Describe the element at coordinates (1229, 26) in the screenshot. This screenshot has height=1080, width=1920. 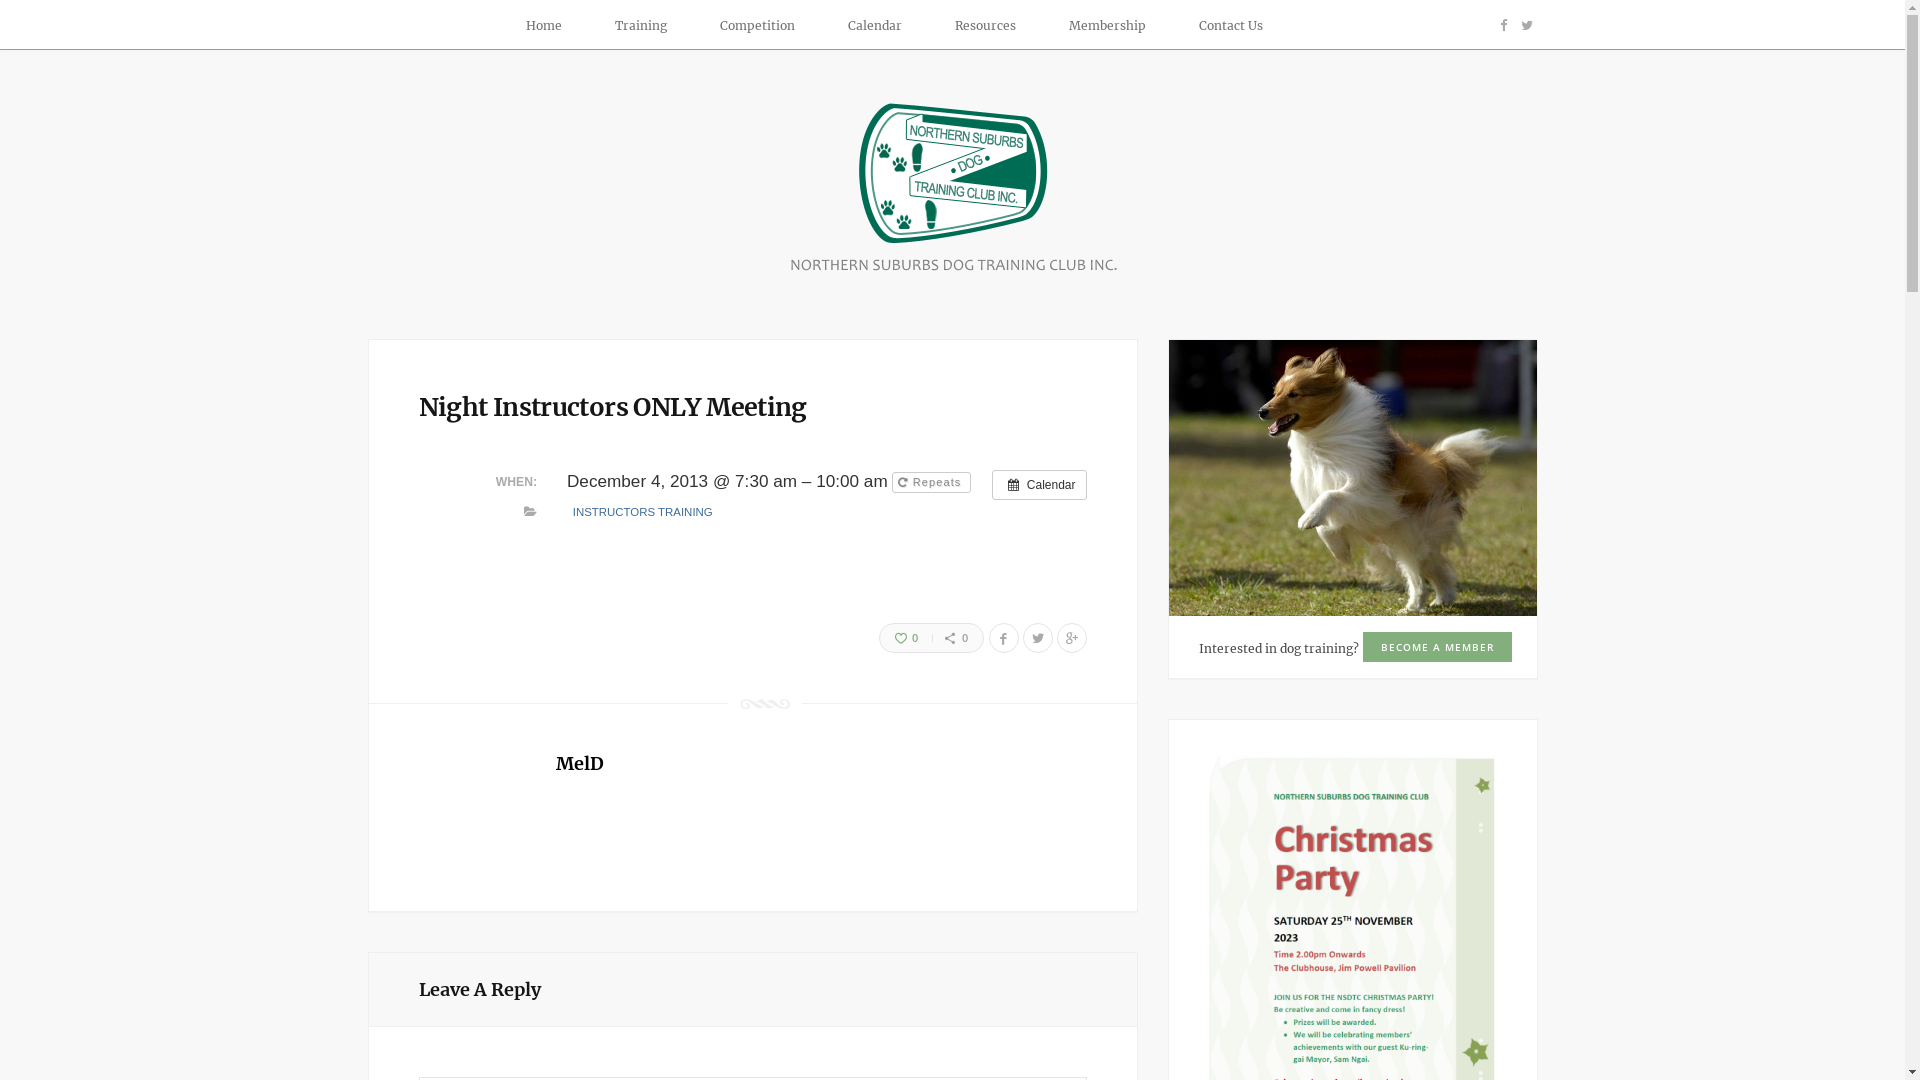
I see `'Contact Us'` at that location.